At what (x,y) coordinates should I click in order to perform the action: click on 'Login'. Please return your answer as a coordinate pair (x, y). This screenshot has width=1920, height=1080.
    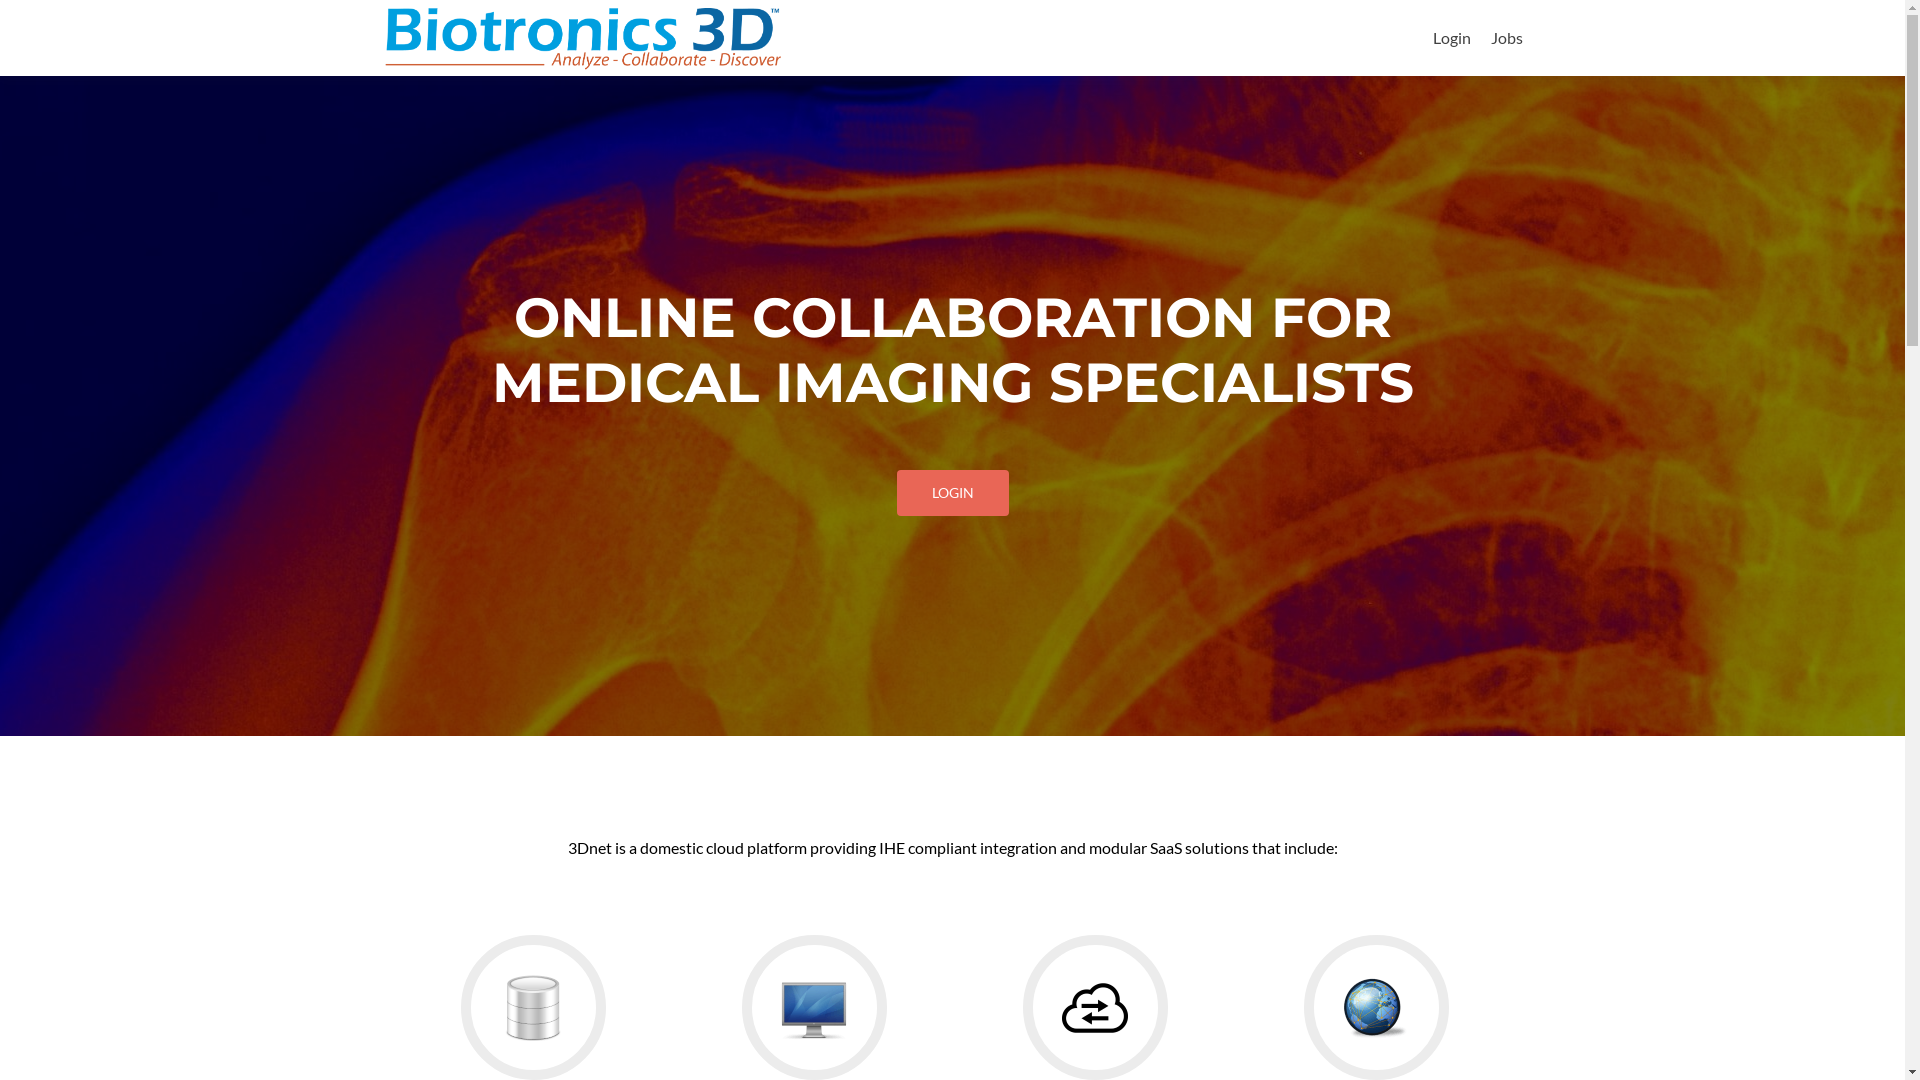
    Looking at the image, I should click on (1450, 37).